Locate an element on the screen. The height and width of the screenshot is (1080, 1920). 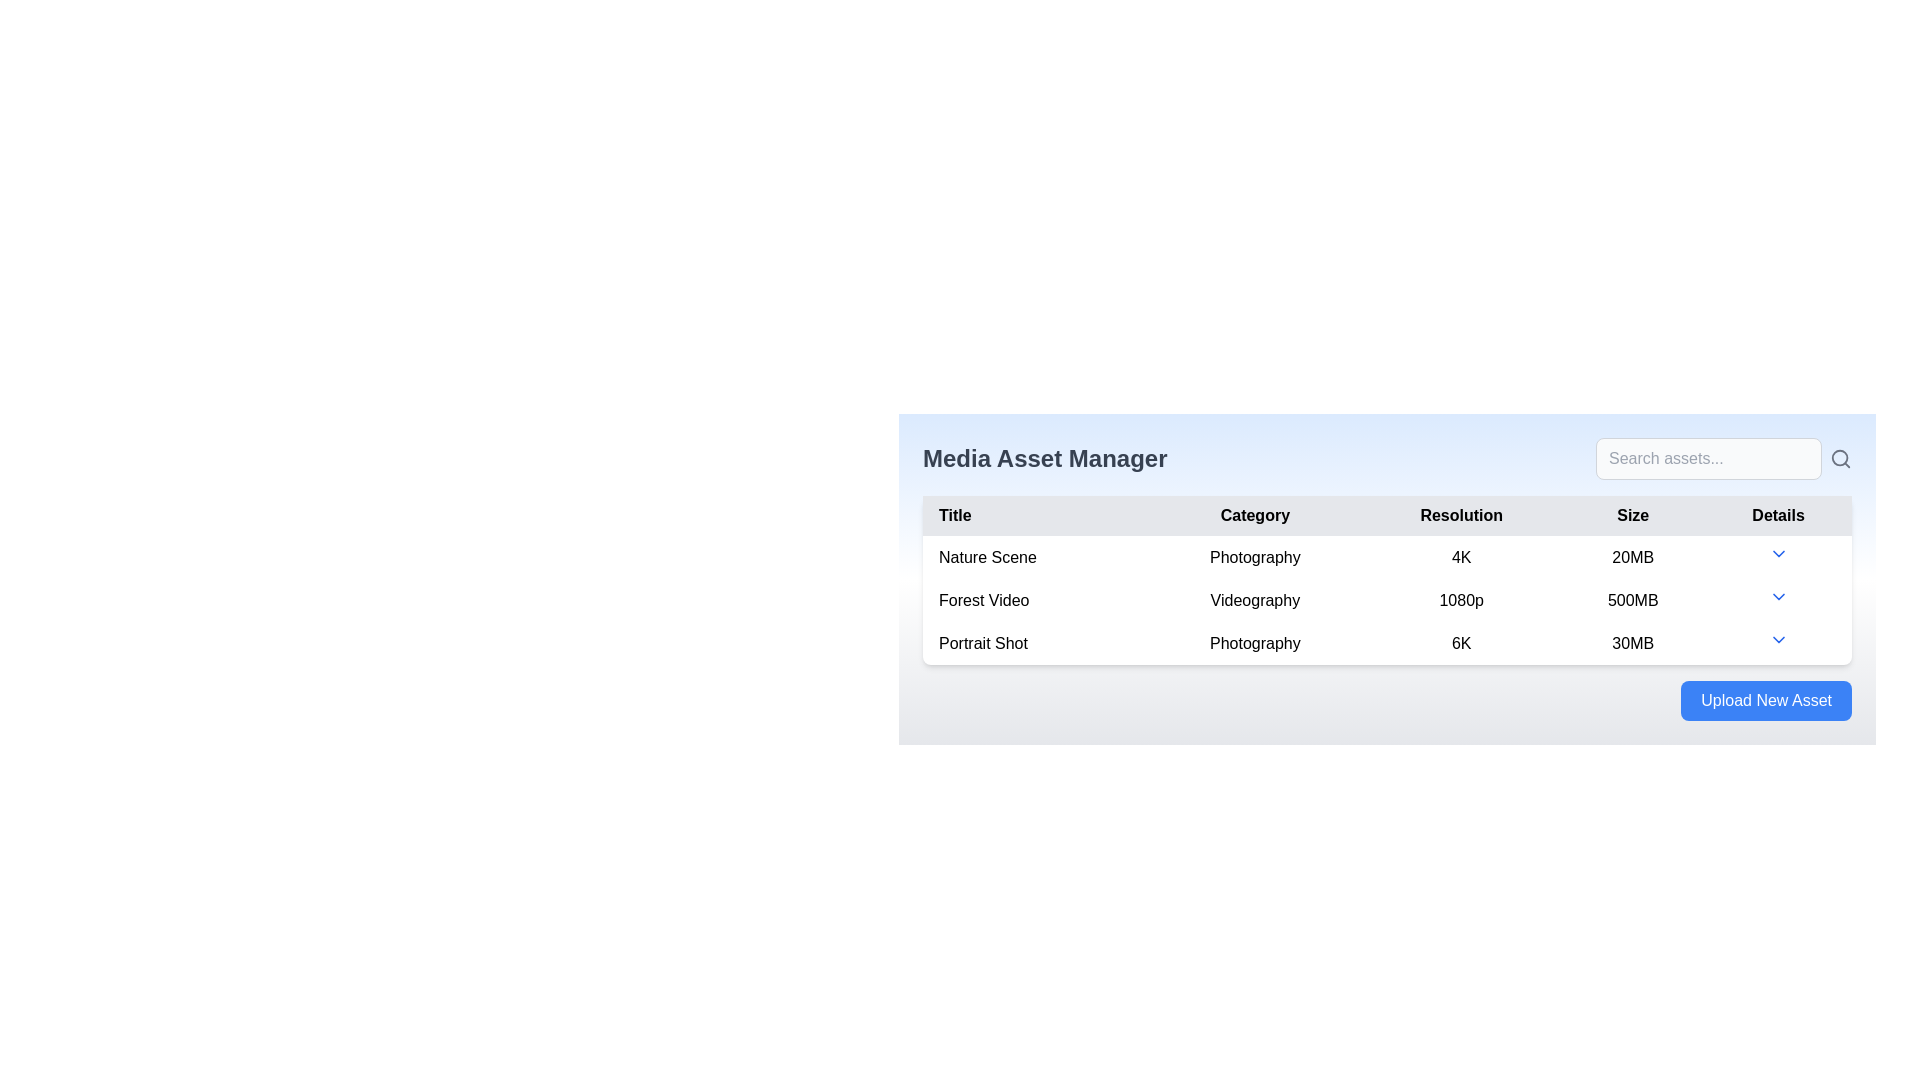
the 'Category' text label header, which indicates the contents of the column below it in the structured table layout is located at coordinates (1254, 515).